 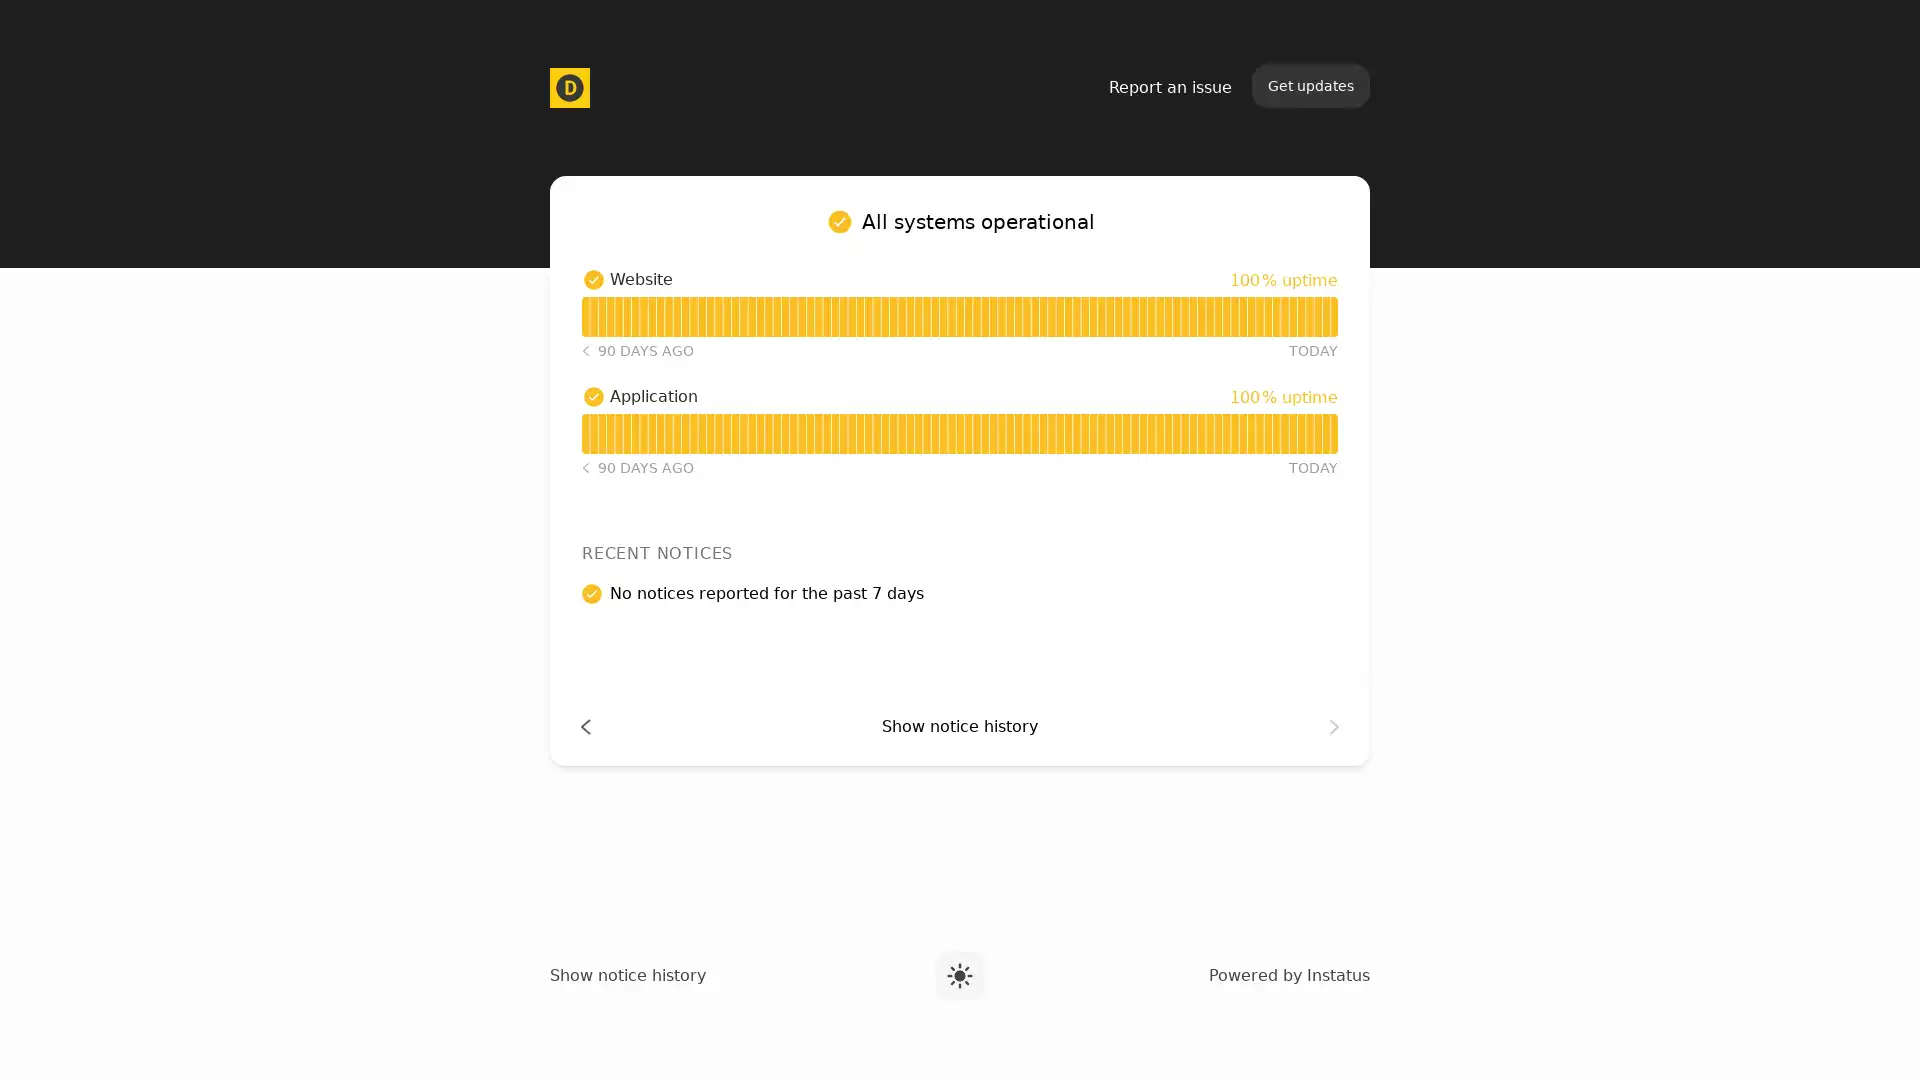 I want to click on Get updates, so click(x=1310, y=84).